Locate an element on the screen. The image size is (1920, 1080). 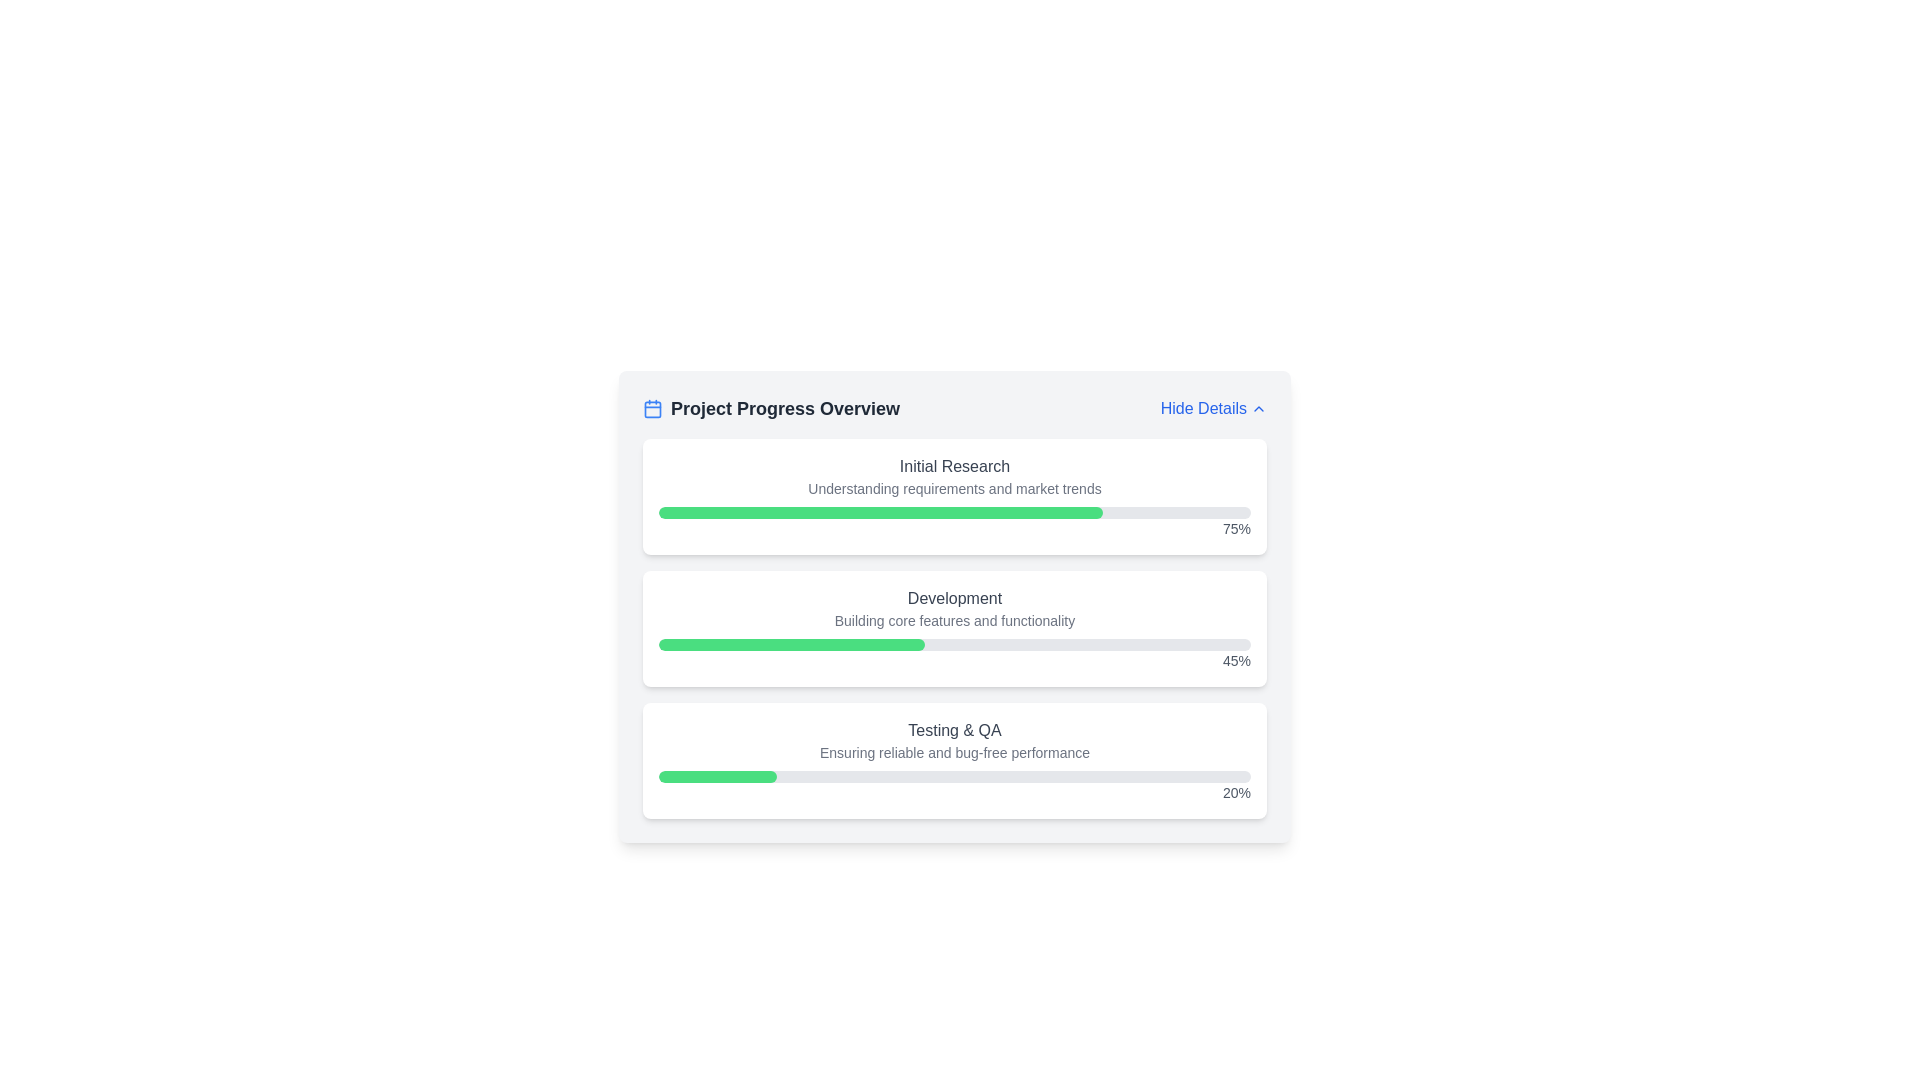
the grouped progress display located centrally within the 'Project Progress Overview' section is located at coordinates (954, 627).